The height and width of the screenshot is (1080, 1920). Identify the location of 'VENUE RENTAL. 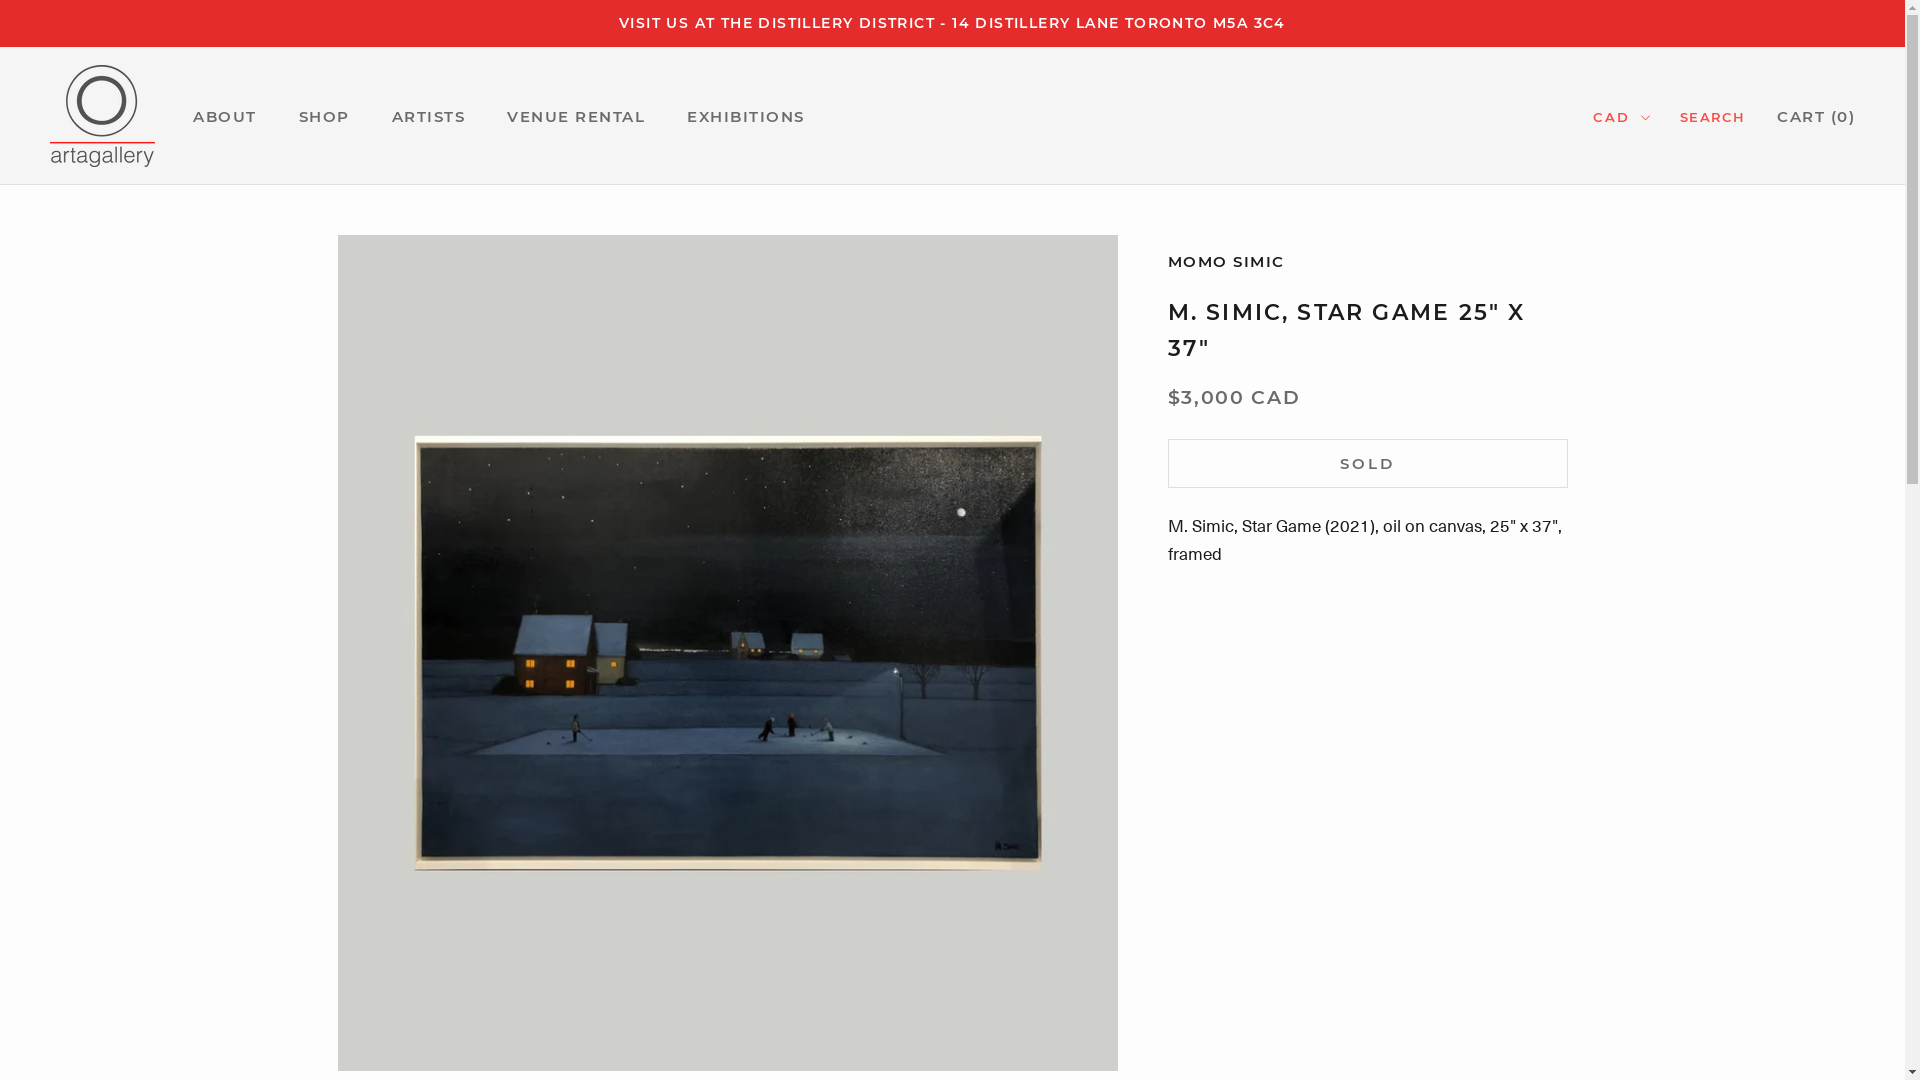
(575, 116).